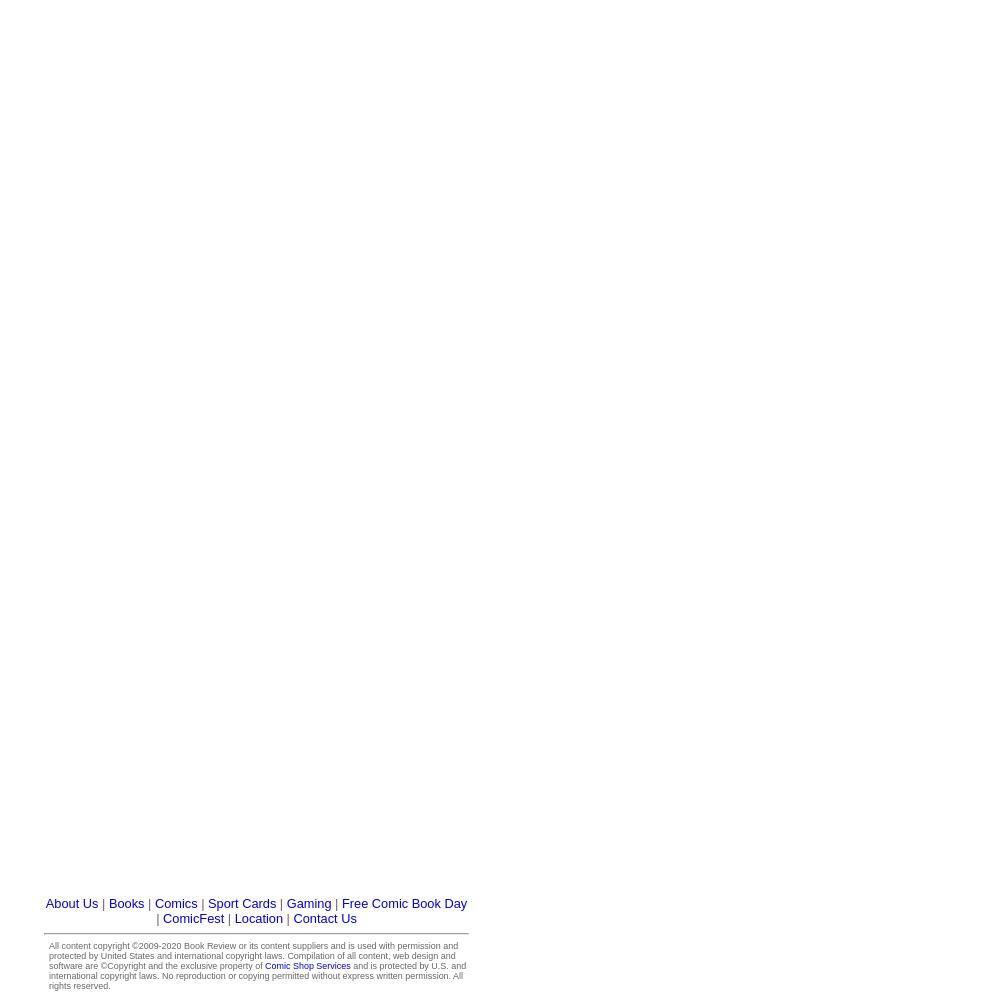 Image resolution: width=996 pixels, height=1000 pixels. Describe the element at coordinates (285, 903) in the screenshot. I see `'Gaming'` at that location.